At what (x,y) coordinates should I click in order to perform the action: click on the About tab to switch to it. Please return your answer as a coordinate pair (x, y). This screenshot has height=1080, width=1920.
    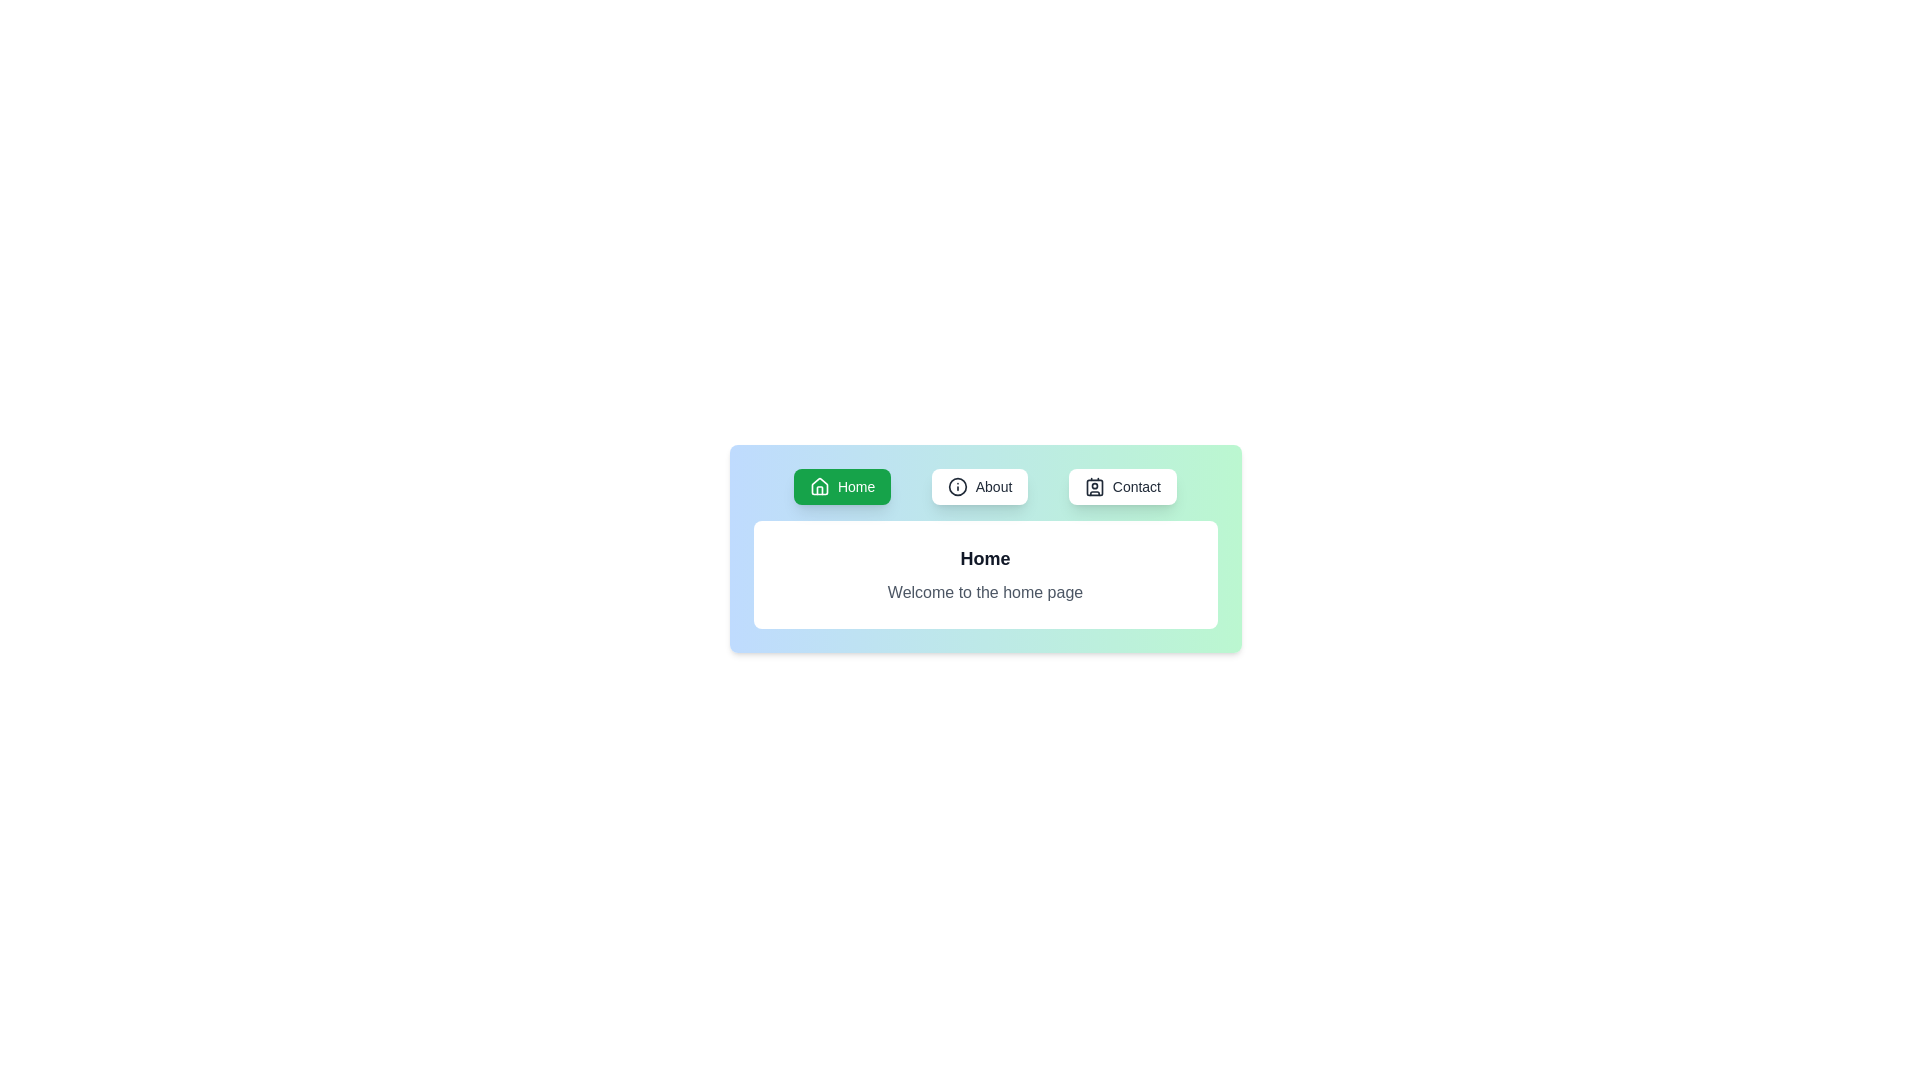
    Looking at the image, I should click on (979, 486).